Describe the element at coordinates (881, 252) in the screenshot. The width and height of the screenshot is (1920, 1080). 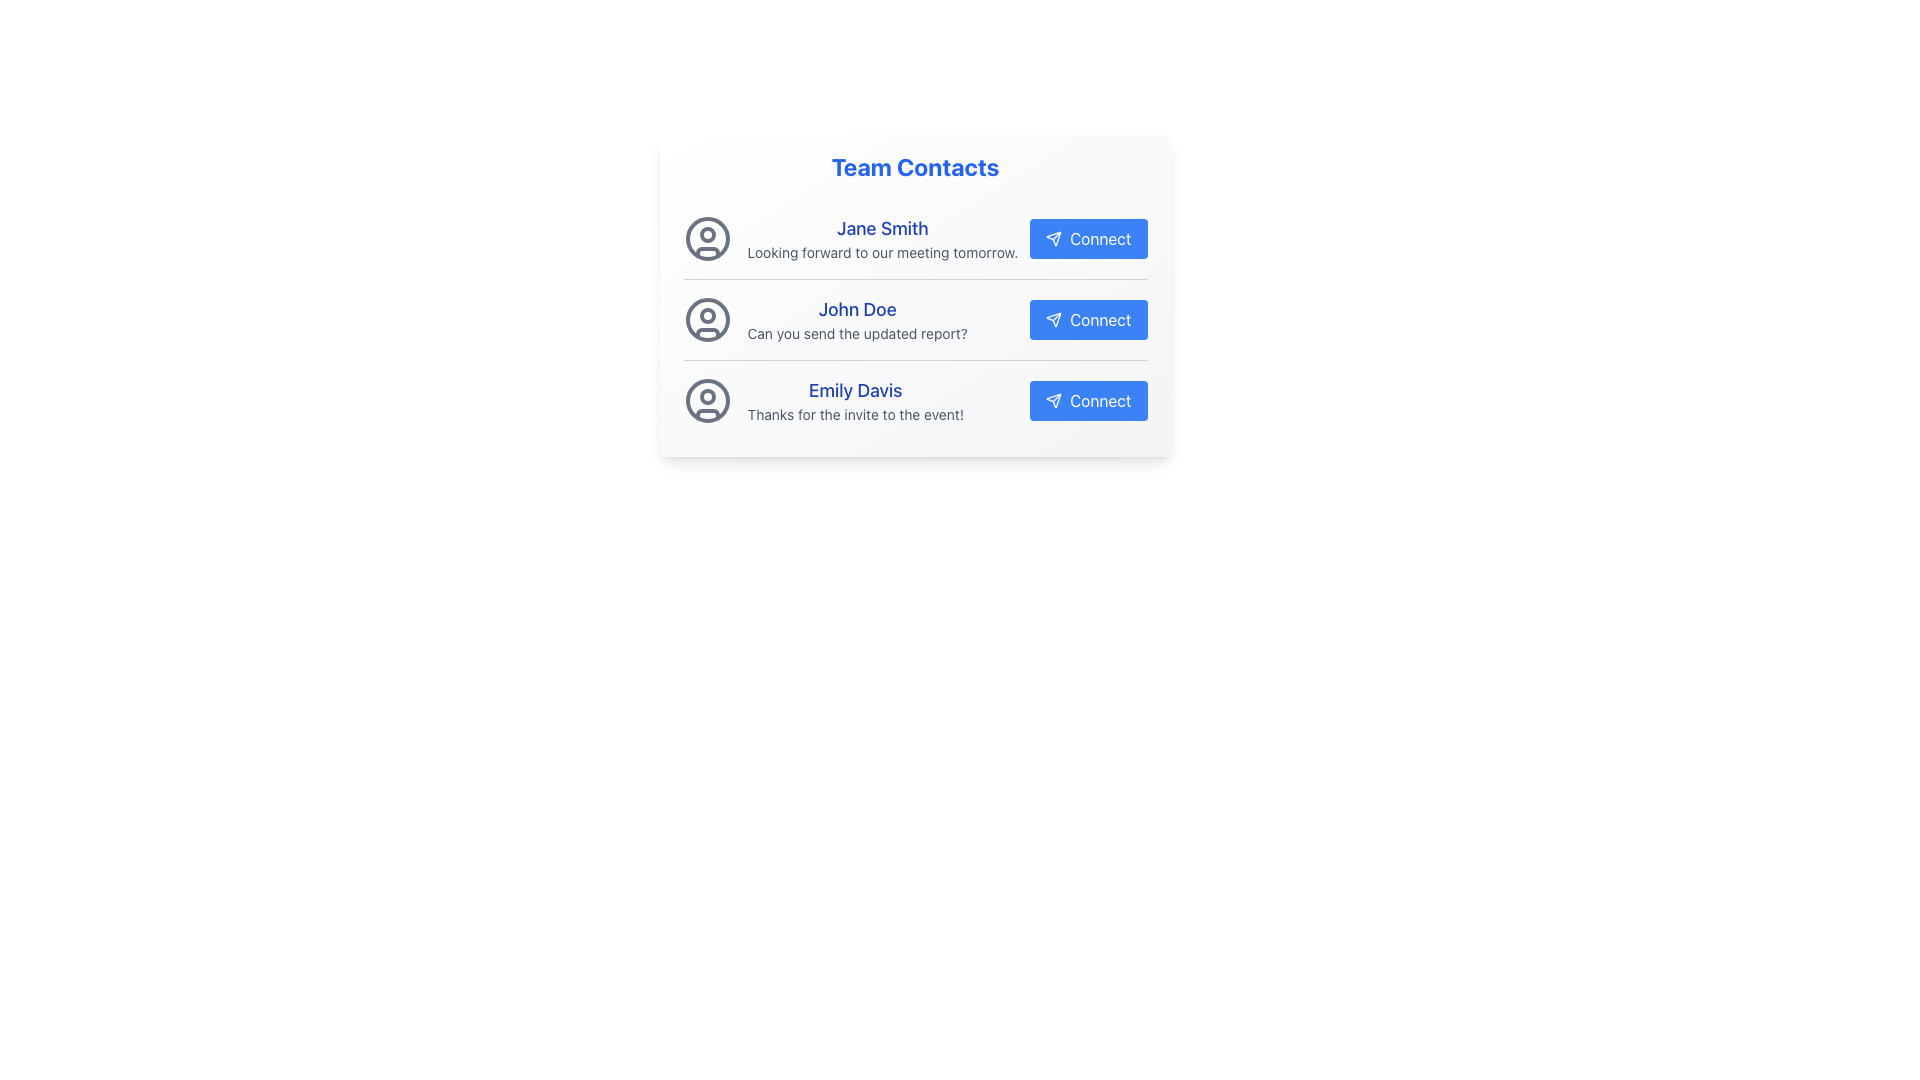
I see `the Text label displaying a personal message or comment associated with the user 'Jane Smith', located in the 'Team Contacts' section, positioned below the name header and above the 'Connect' button` at that location.